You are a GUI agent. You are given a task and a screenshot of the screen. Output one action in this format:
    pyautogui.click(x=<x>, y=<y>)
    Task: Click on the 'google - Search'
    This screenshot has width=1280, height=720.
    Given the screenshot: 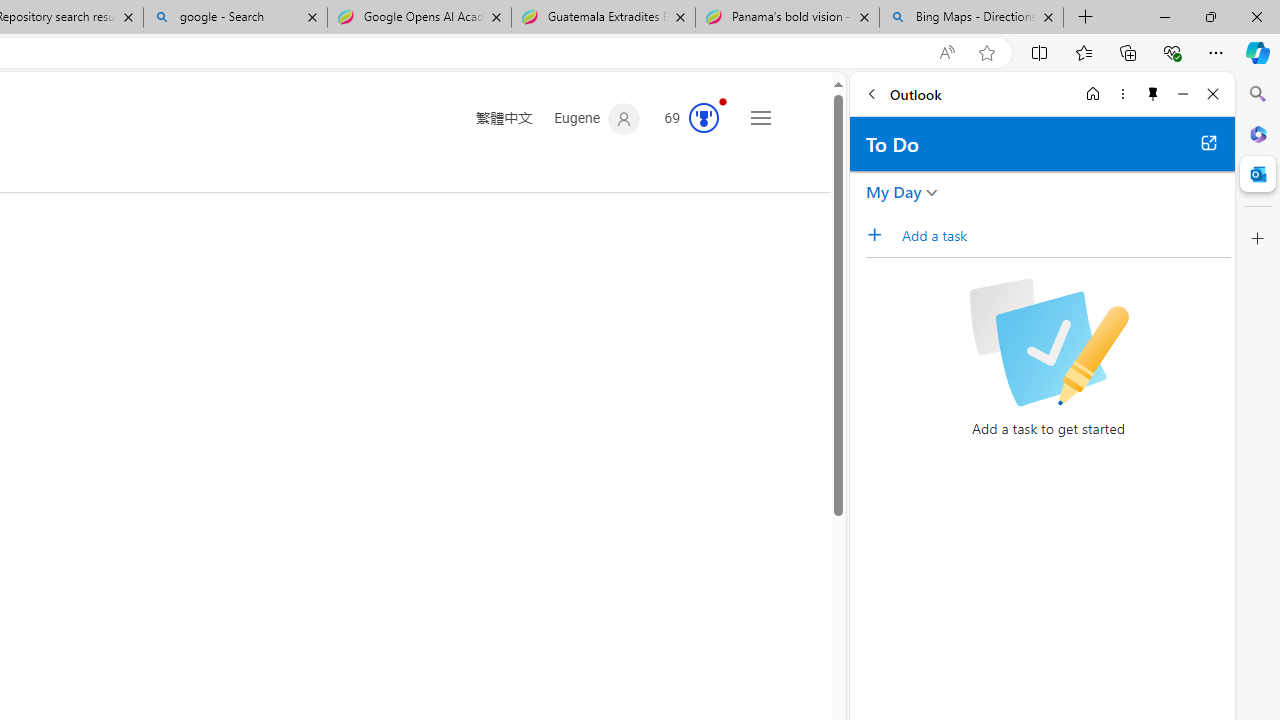 What is the action you would take?
    pyautogui.click(x=234, y=17)
    